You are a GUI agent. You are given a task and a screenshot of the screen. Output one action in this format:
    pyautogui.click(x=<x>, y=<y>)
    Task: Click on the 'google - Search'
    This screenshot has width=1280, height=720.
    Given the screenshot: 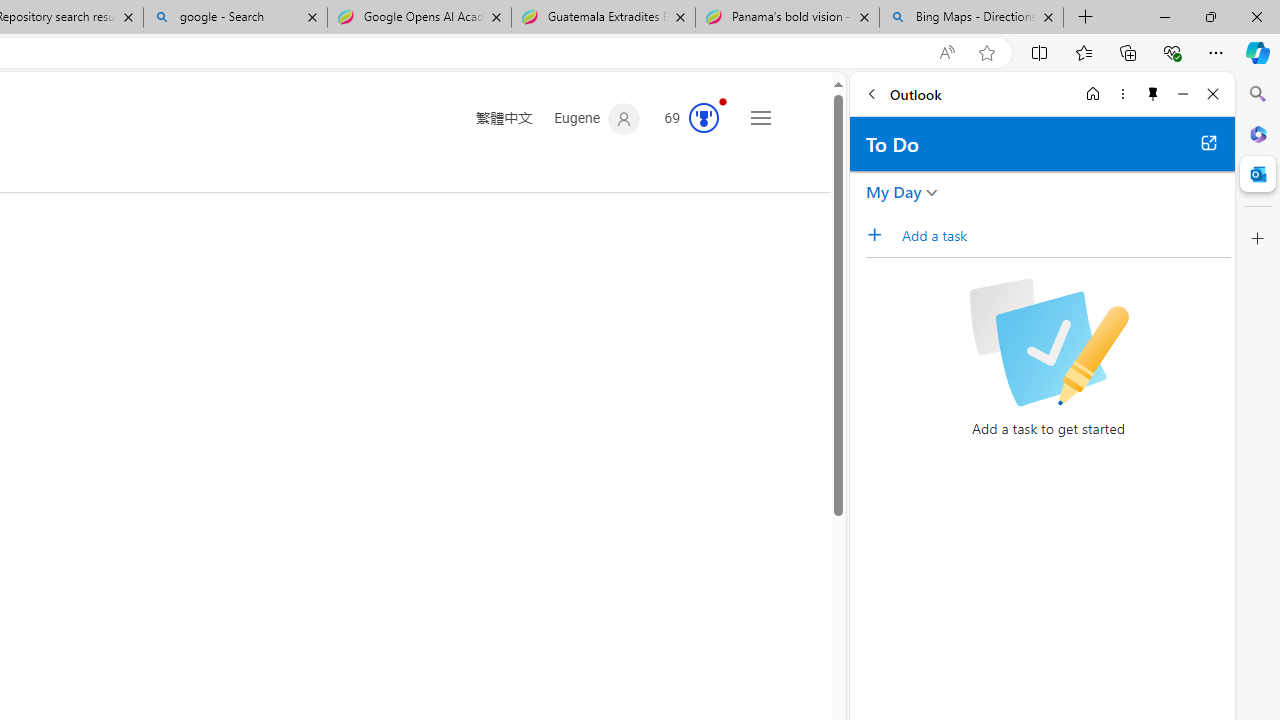 What is the action you would take?
    pyautogui.click(x=234, y=17)
    